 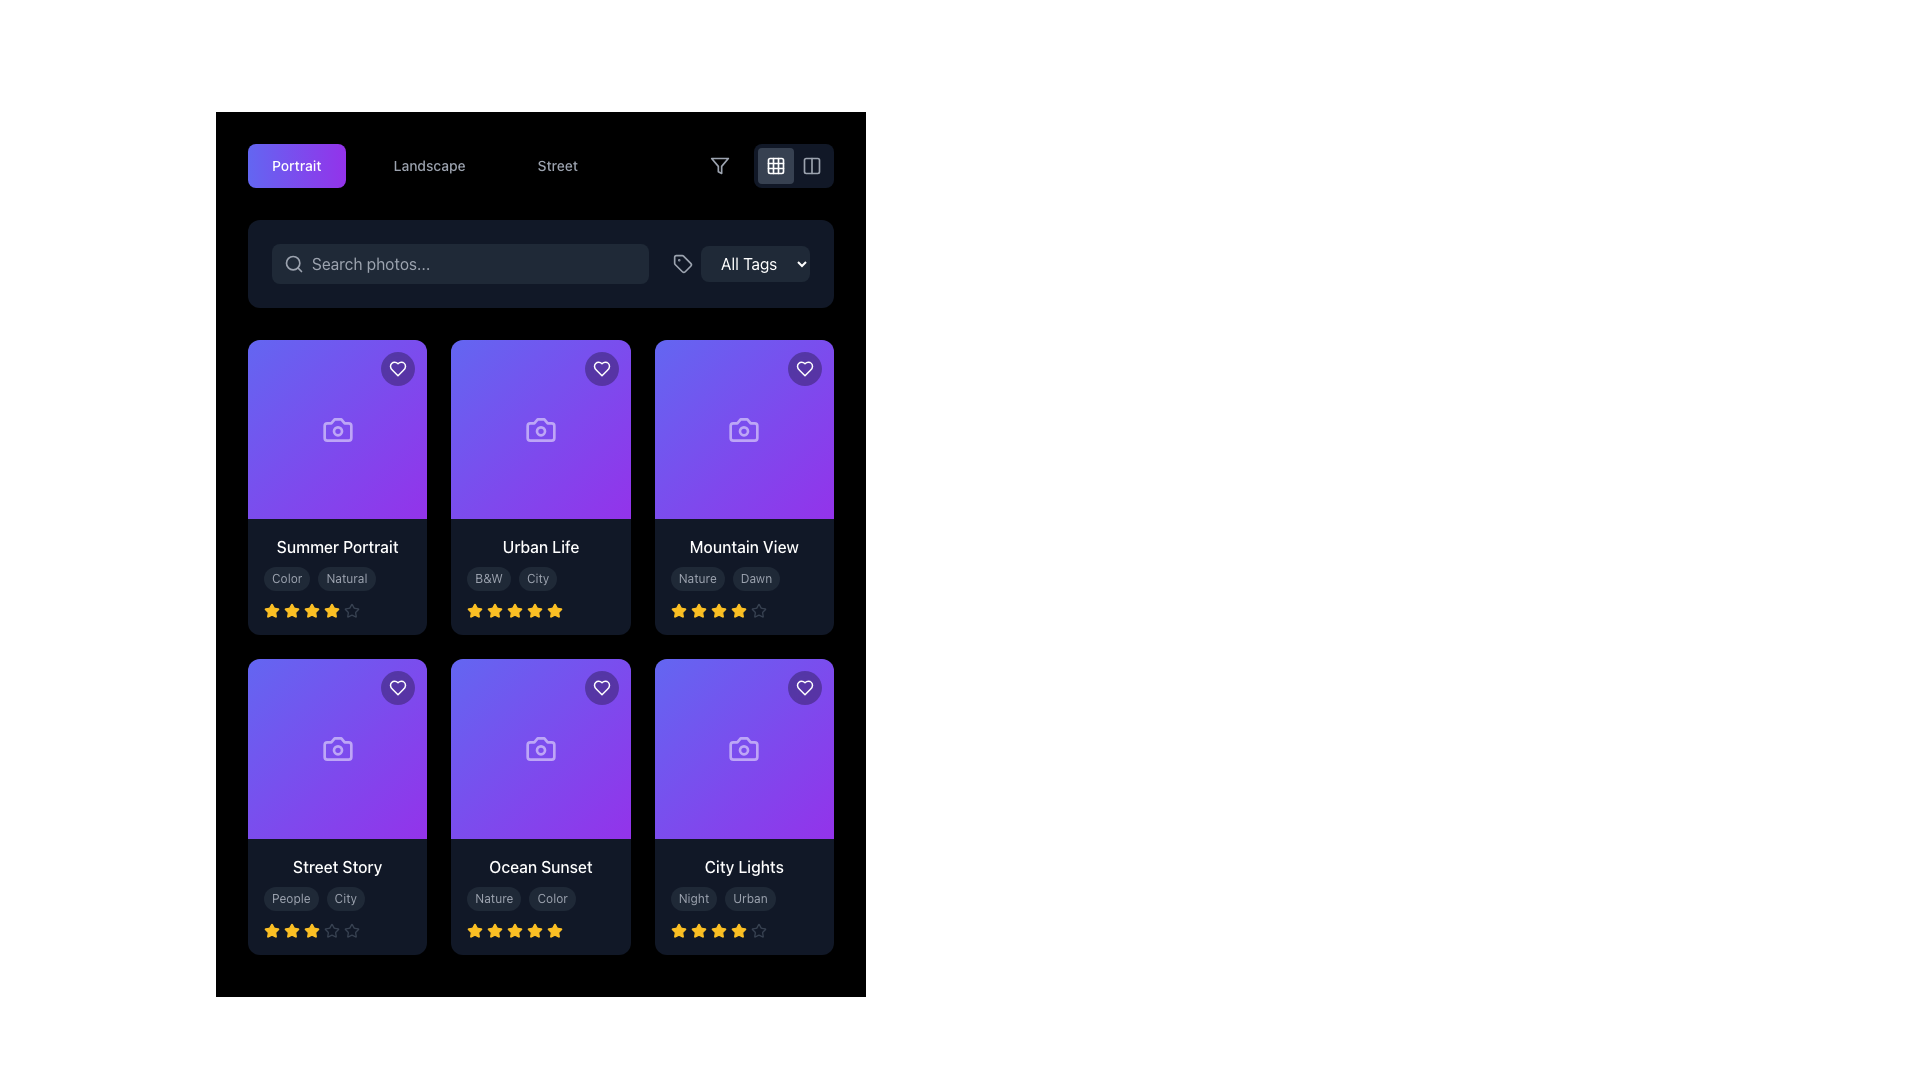 I want to click on the fifth star in the rating indicator beneath the 'Mountain View' card to visually assess the rating, so click(x=757, y=610).